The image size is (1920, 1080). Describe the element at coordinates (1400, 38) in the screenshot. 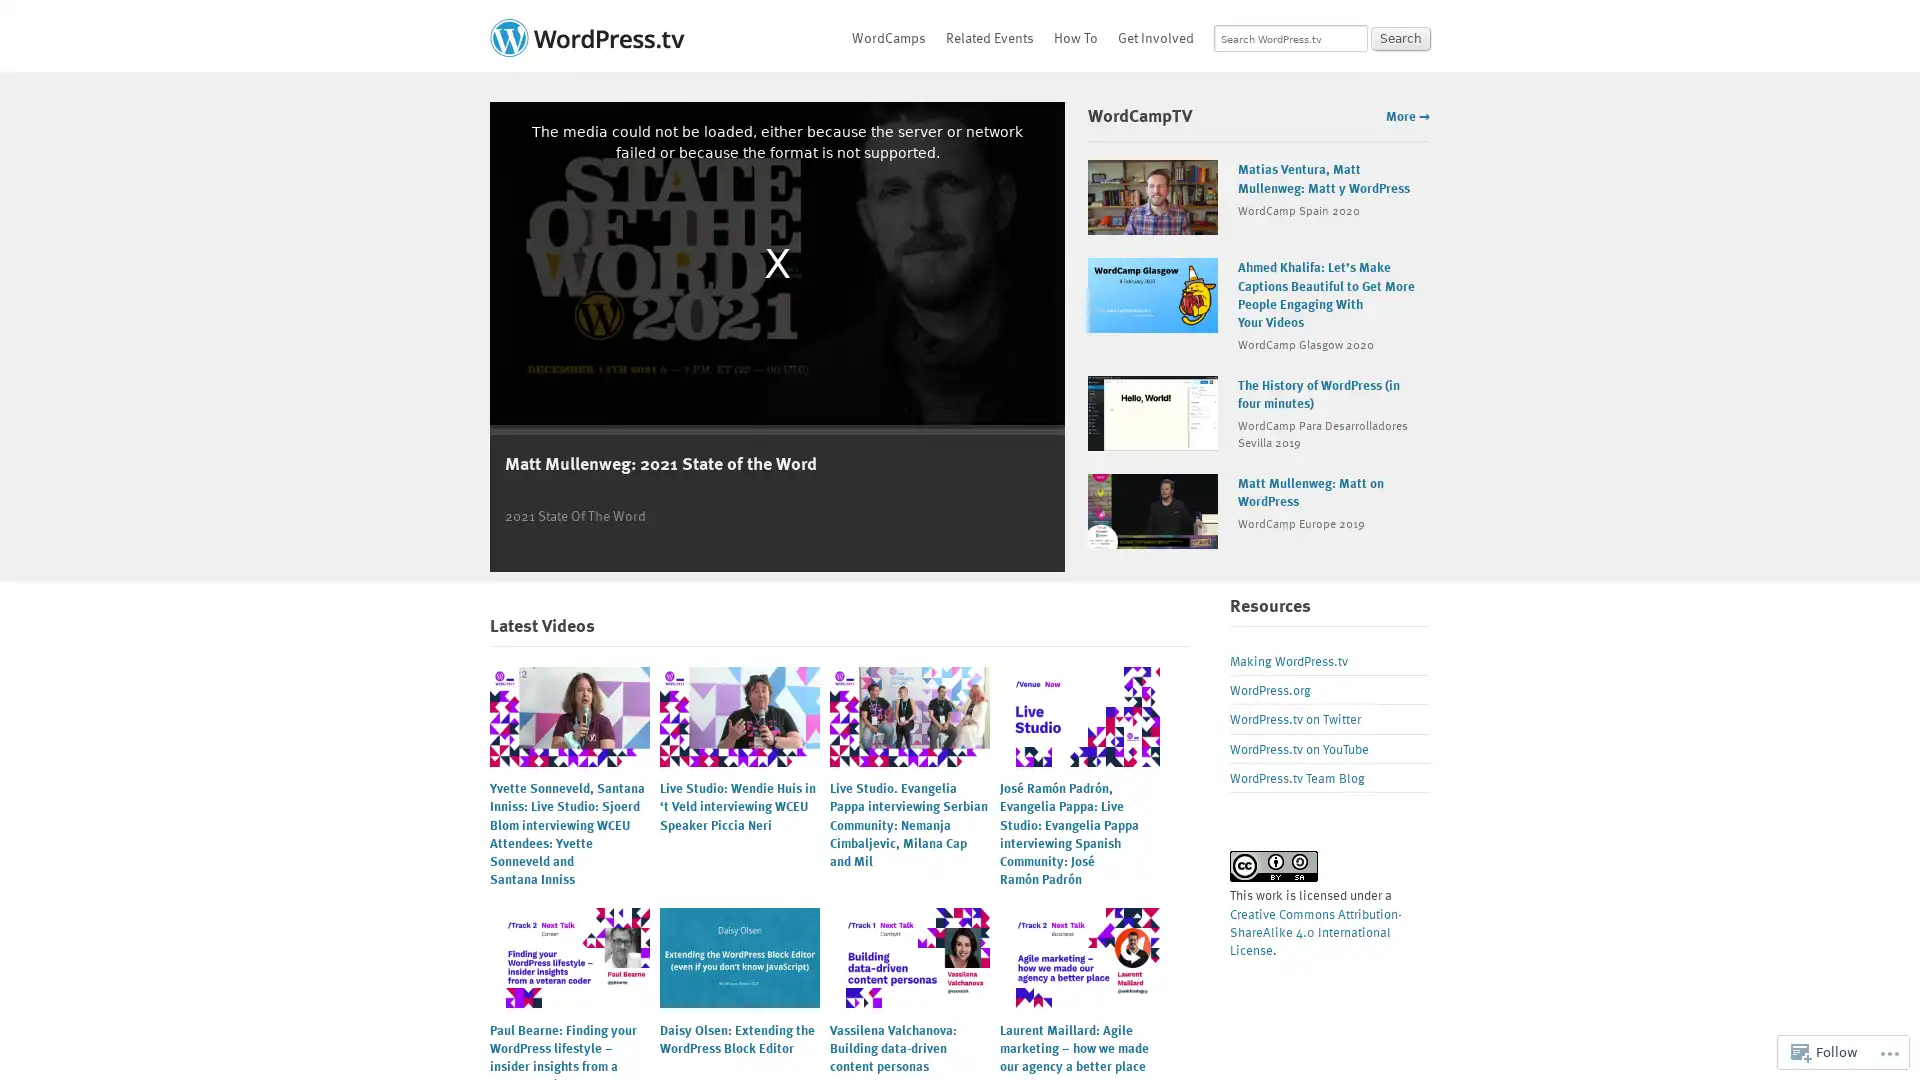

I see `Search` at that location.